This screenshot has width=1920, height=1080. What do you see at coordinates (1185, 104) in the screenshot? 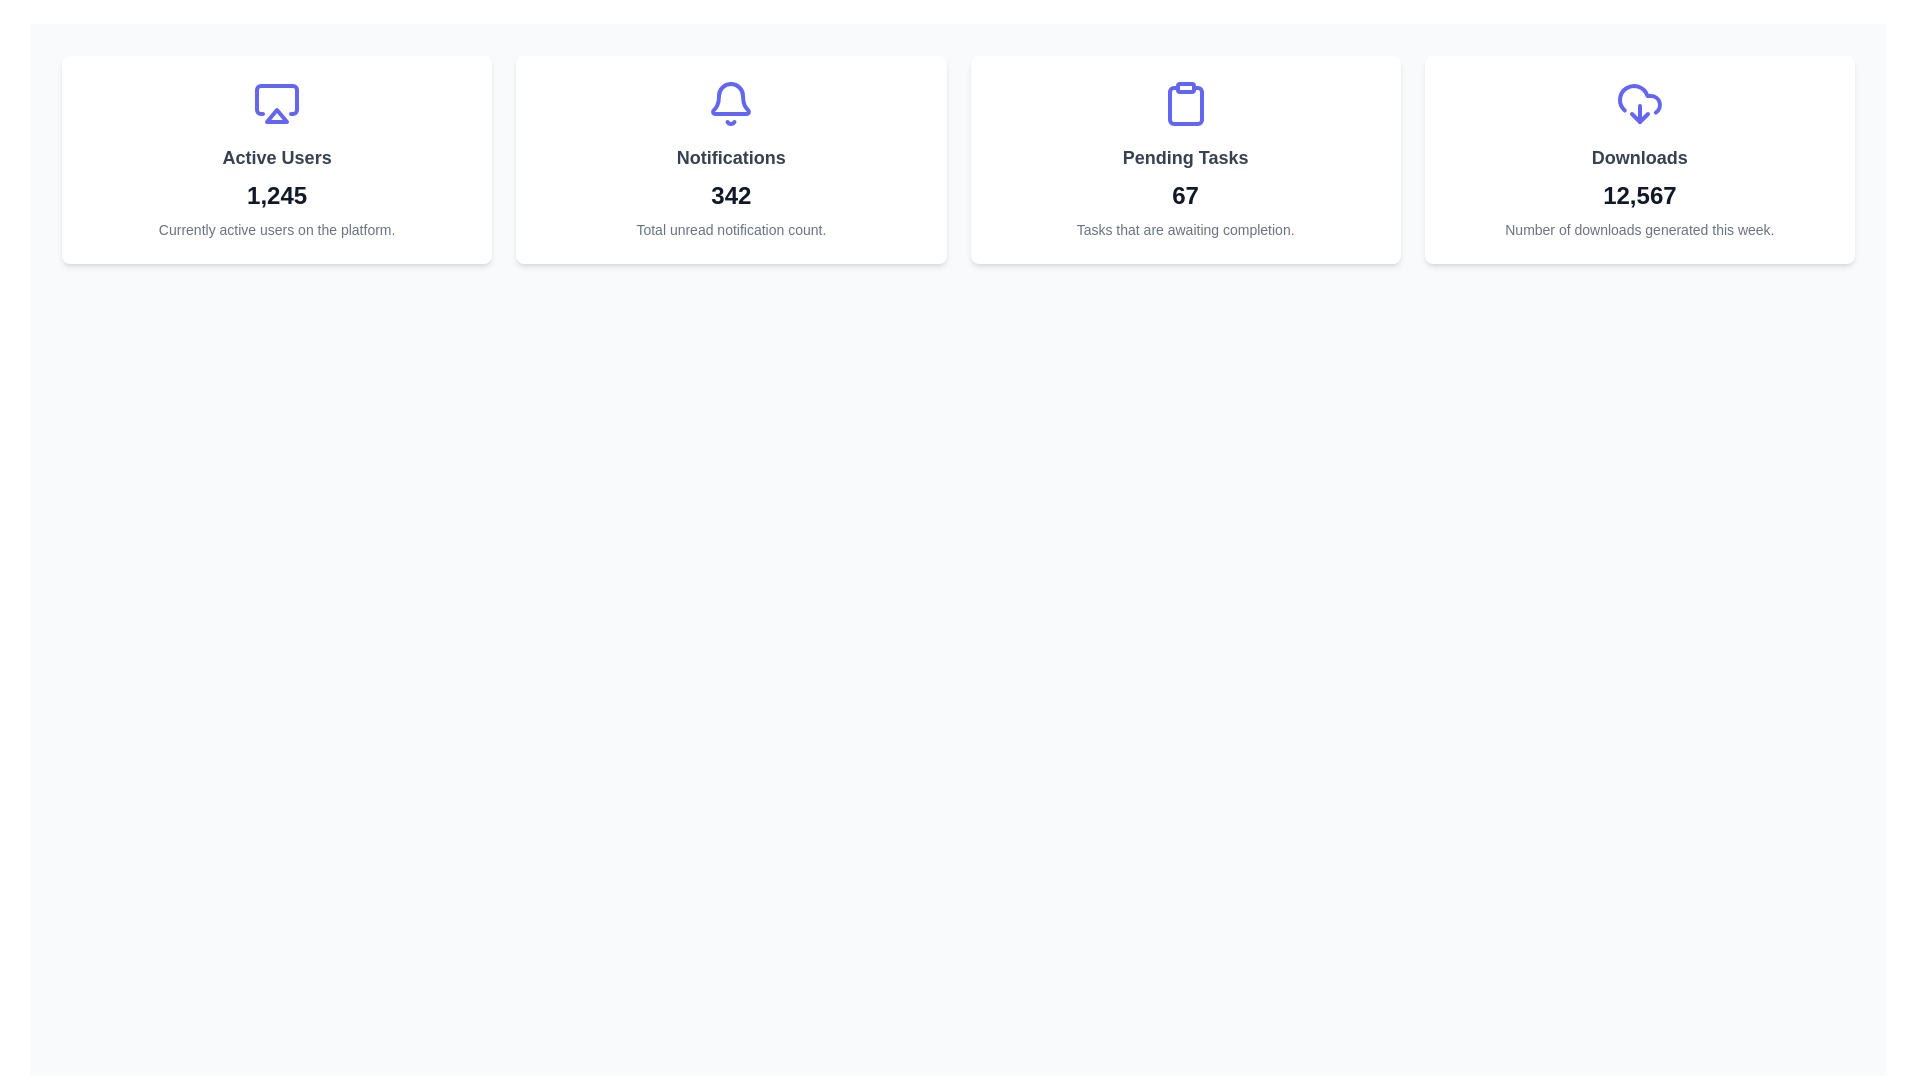
I see `the clipboard icon in the 'Pending Tasks' section, which is styled in vibrant indigo with a rectangular body and a cutout rectangle at the top` at bounding box center [1185, 104].